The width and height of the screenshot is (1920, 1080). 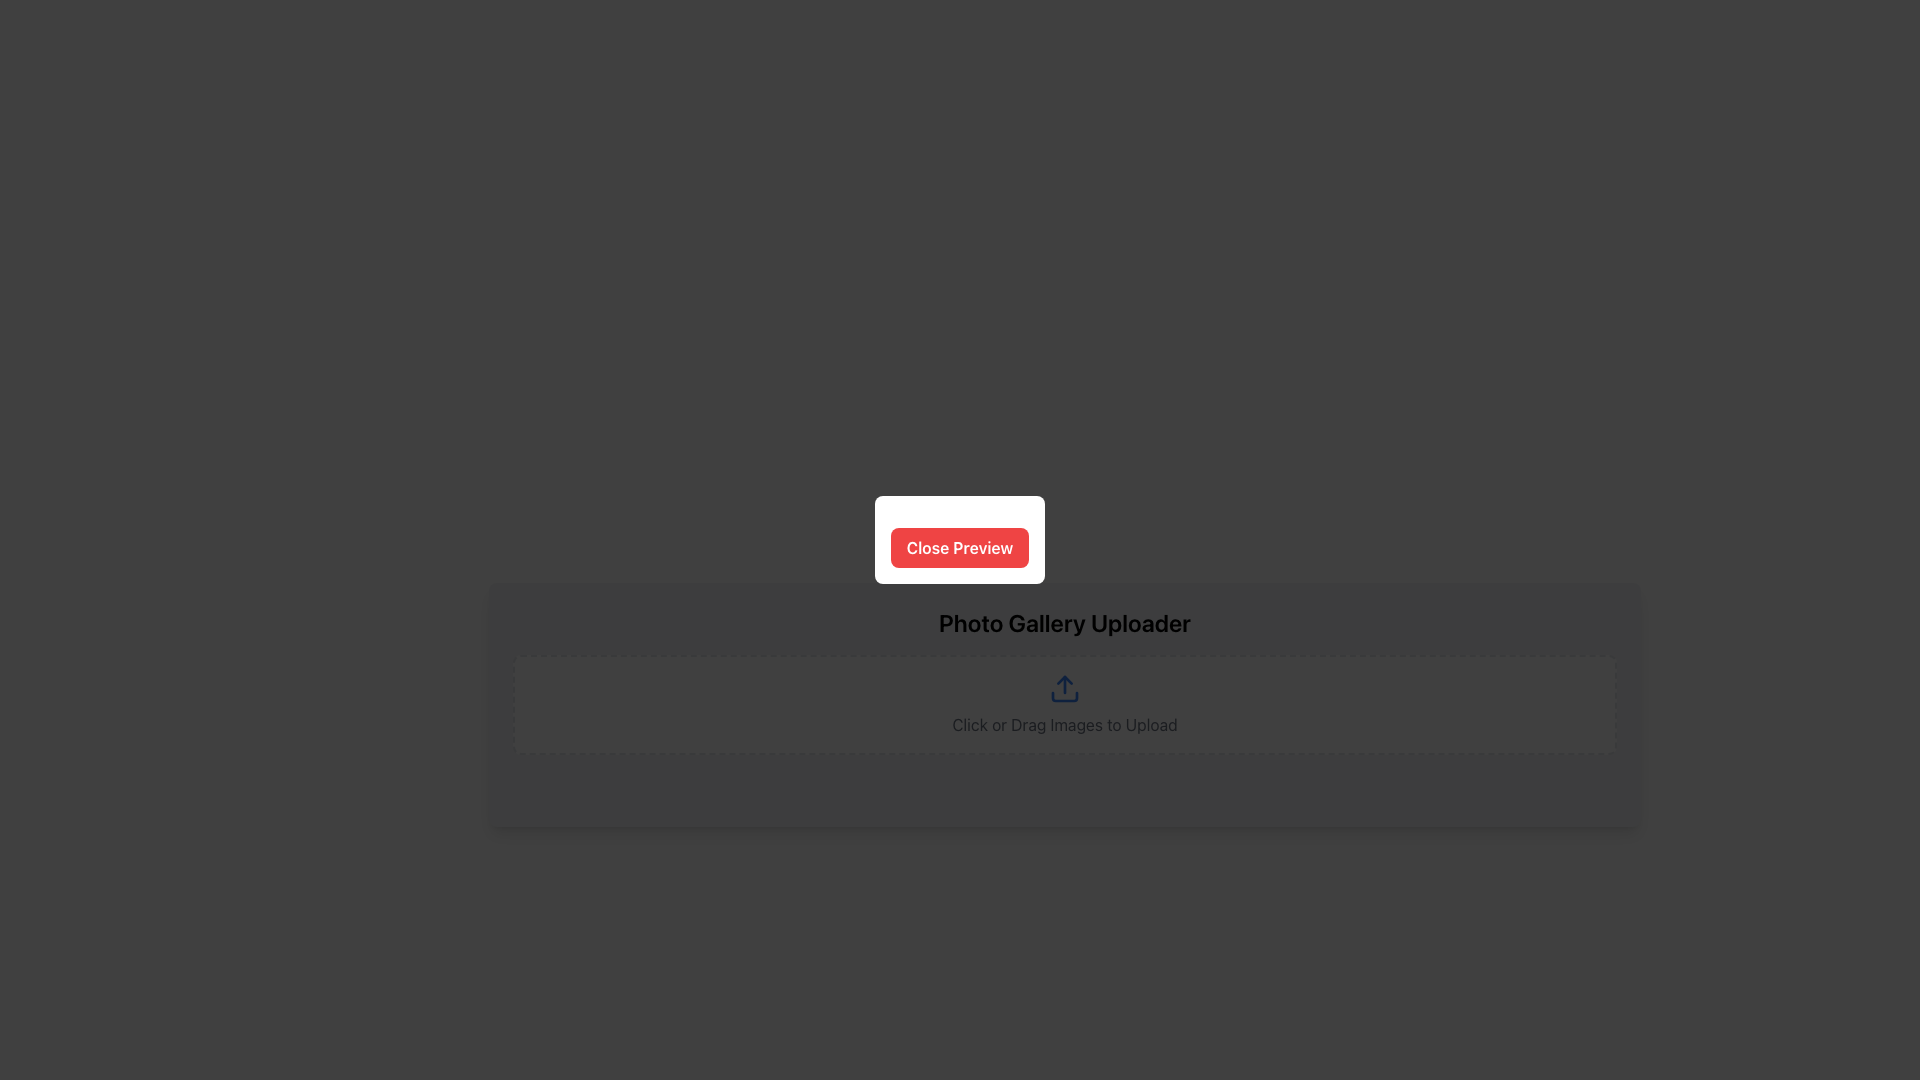 I want to click on title 'Photo Gallery Uploader' located at the top of the photo gallery uploader section, so click(x=1064, y=622).